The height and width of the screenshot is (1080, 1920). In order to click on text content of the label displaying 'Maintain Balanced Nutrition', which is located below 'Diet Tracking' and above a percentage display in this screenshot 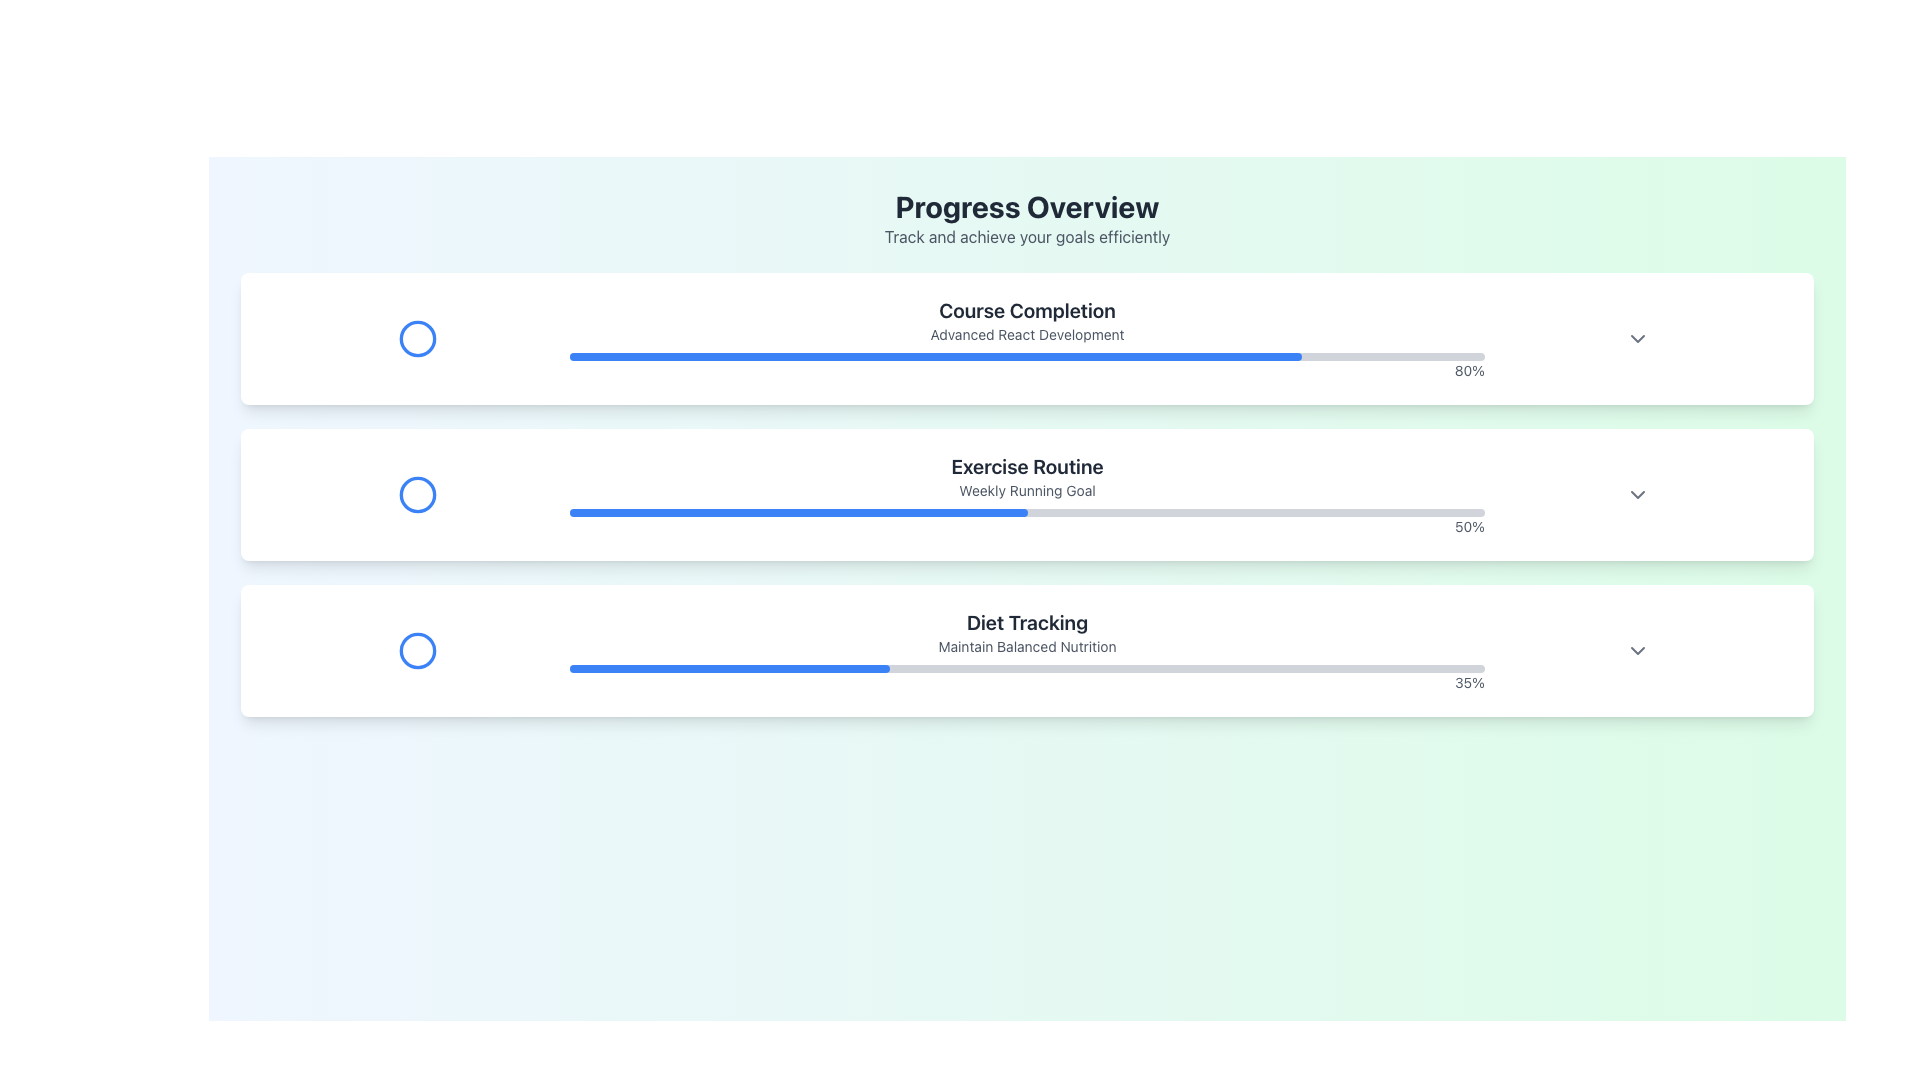, I will do `click(1027, 647)`.